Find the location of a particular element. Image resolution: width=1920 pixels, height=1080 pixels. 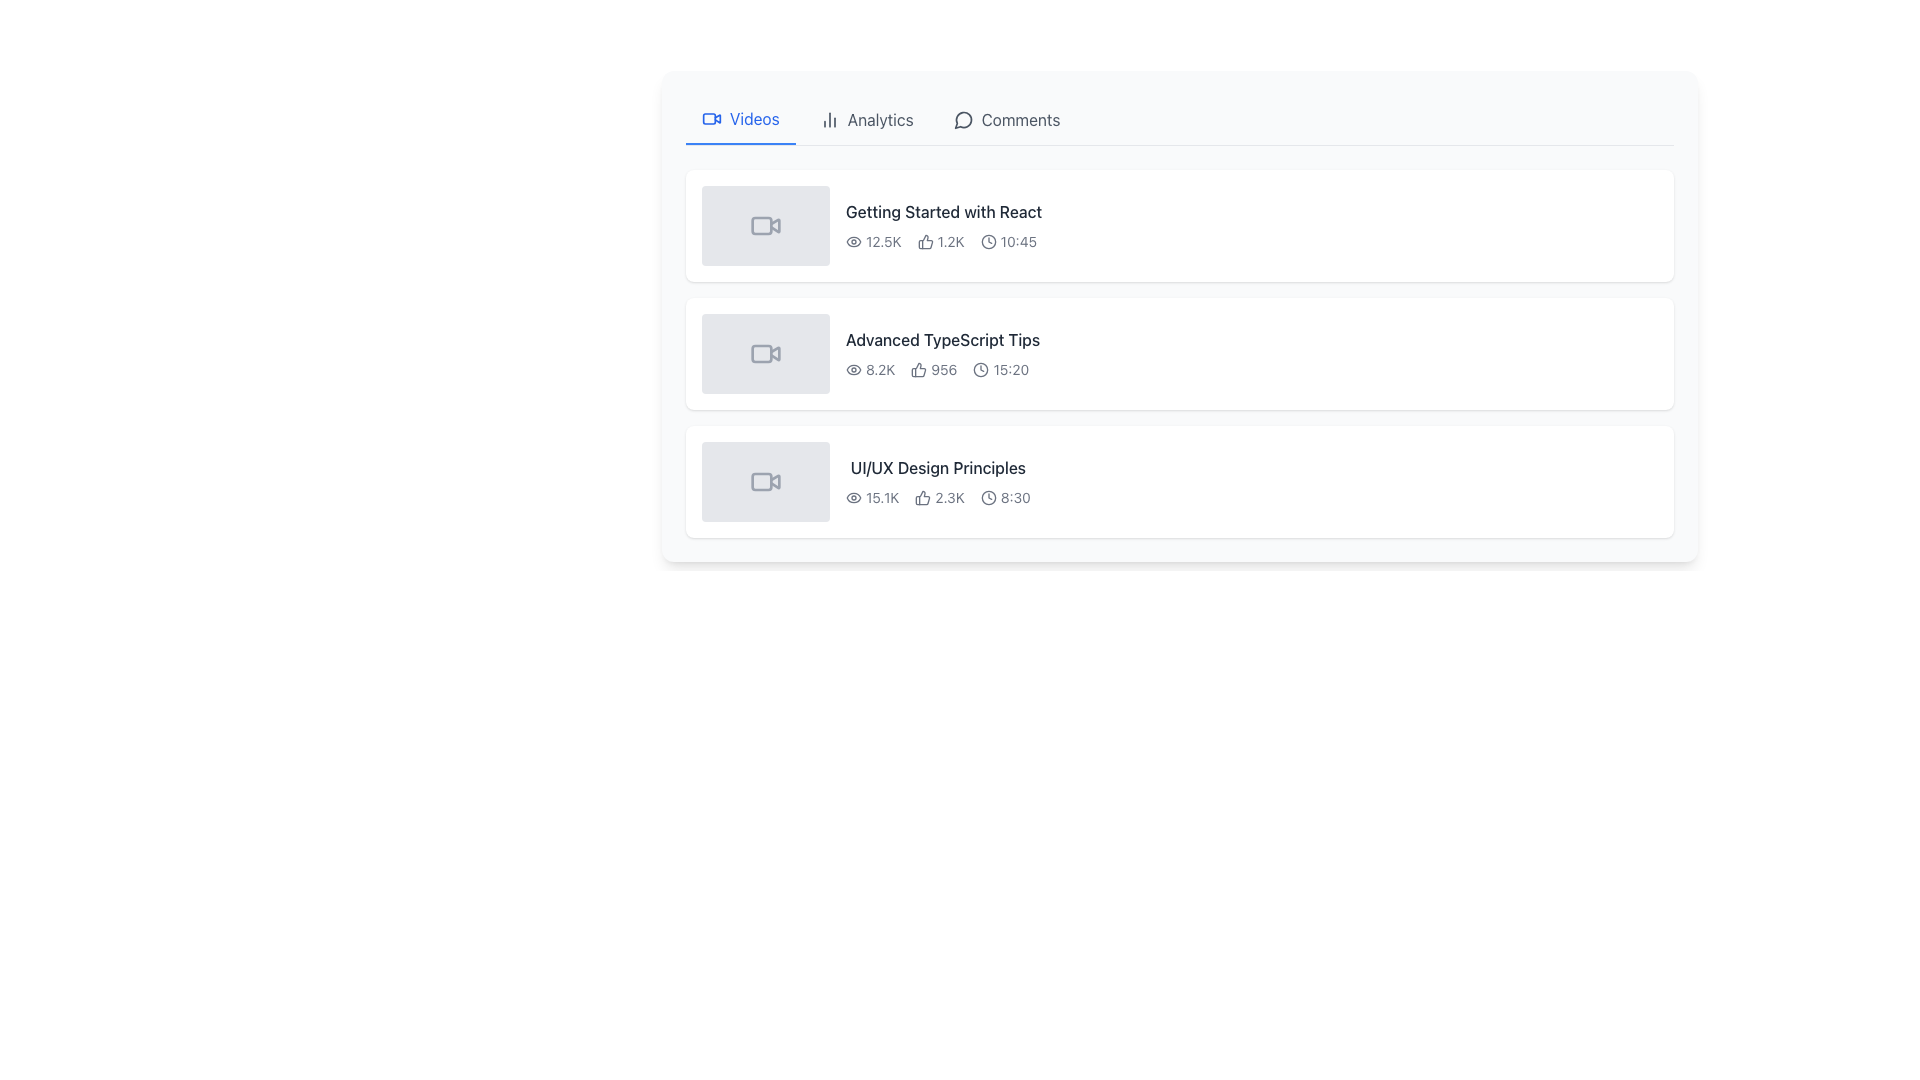

the eye-shaped icon located to the left of the '12.5K' text in the first video entry titled 'Getting Started with React' is located at coordinates (854, 241).